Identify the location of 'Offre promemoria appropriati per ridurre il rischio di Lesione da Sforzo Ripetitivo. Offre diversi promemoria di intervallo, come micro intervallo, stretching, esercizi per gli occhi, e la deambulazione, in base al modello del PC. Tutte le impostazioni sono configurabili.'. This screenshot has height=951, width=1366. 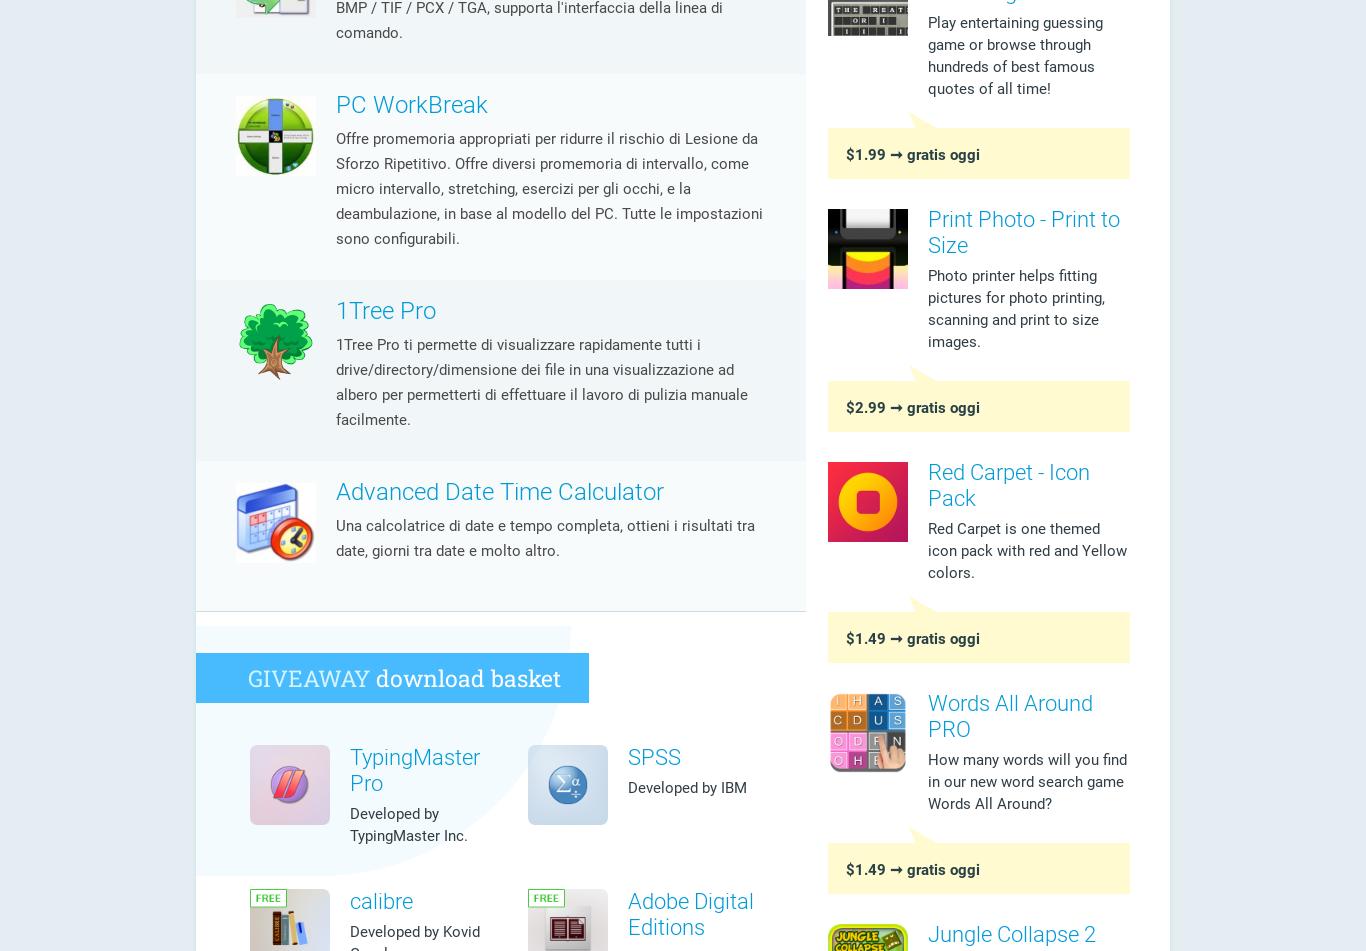
(549, 188).